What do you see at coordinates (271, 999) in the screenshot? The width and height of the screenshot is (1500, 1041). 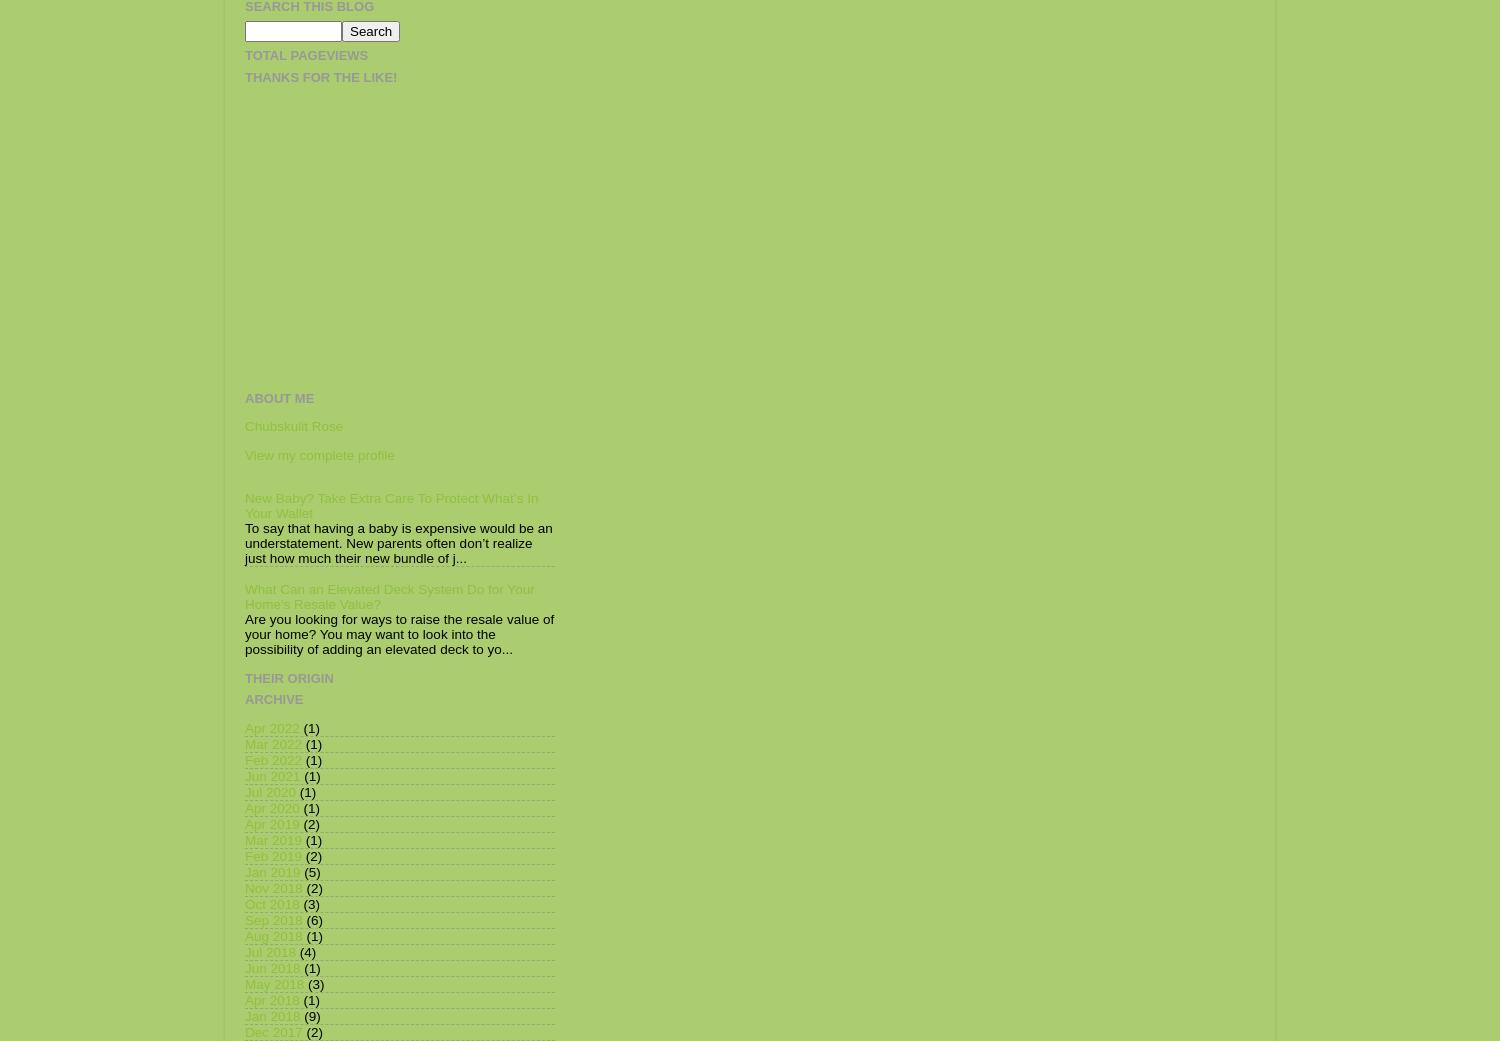 I see `'Apr 2018'` at bounding box center [271, 999].